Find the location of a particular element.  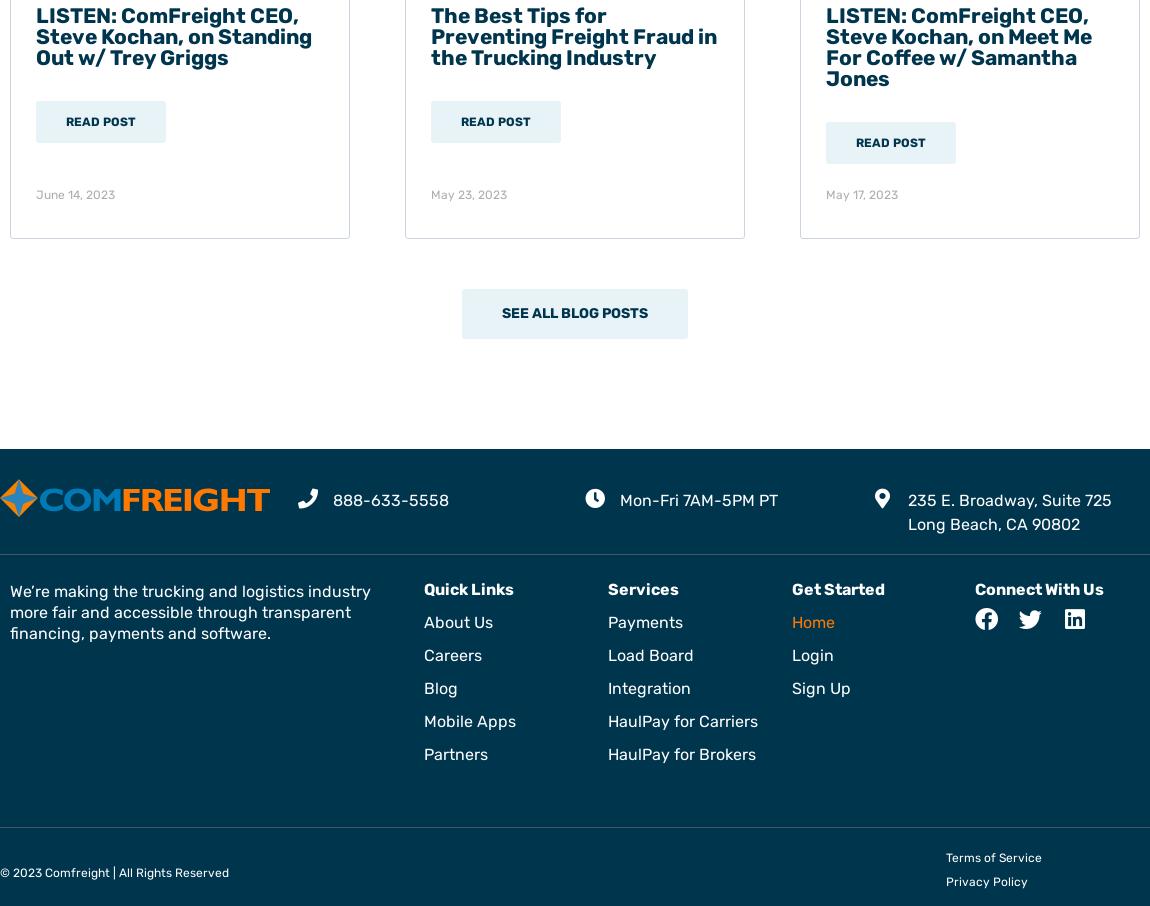

'Get Started' is located at coordinates (837, 588).